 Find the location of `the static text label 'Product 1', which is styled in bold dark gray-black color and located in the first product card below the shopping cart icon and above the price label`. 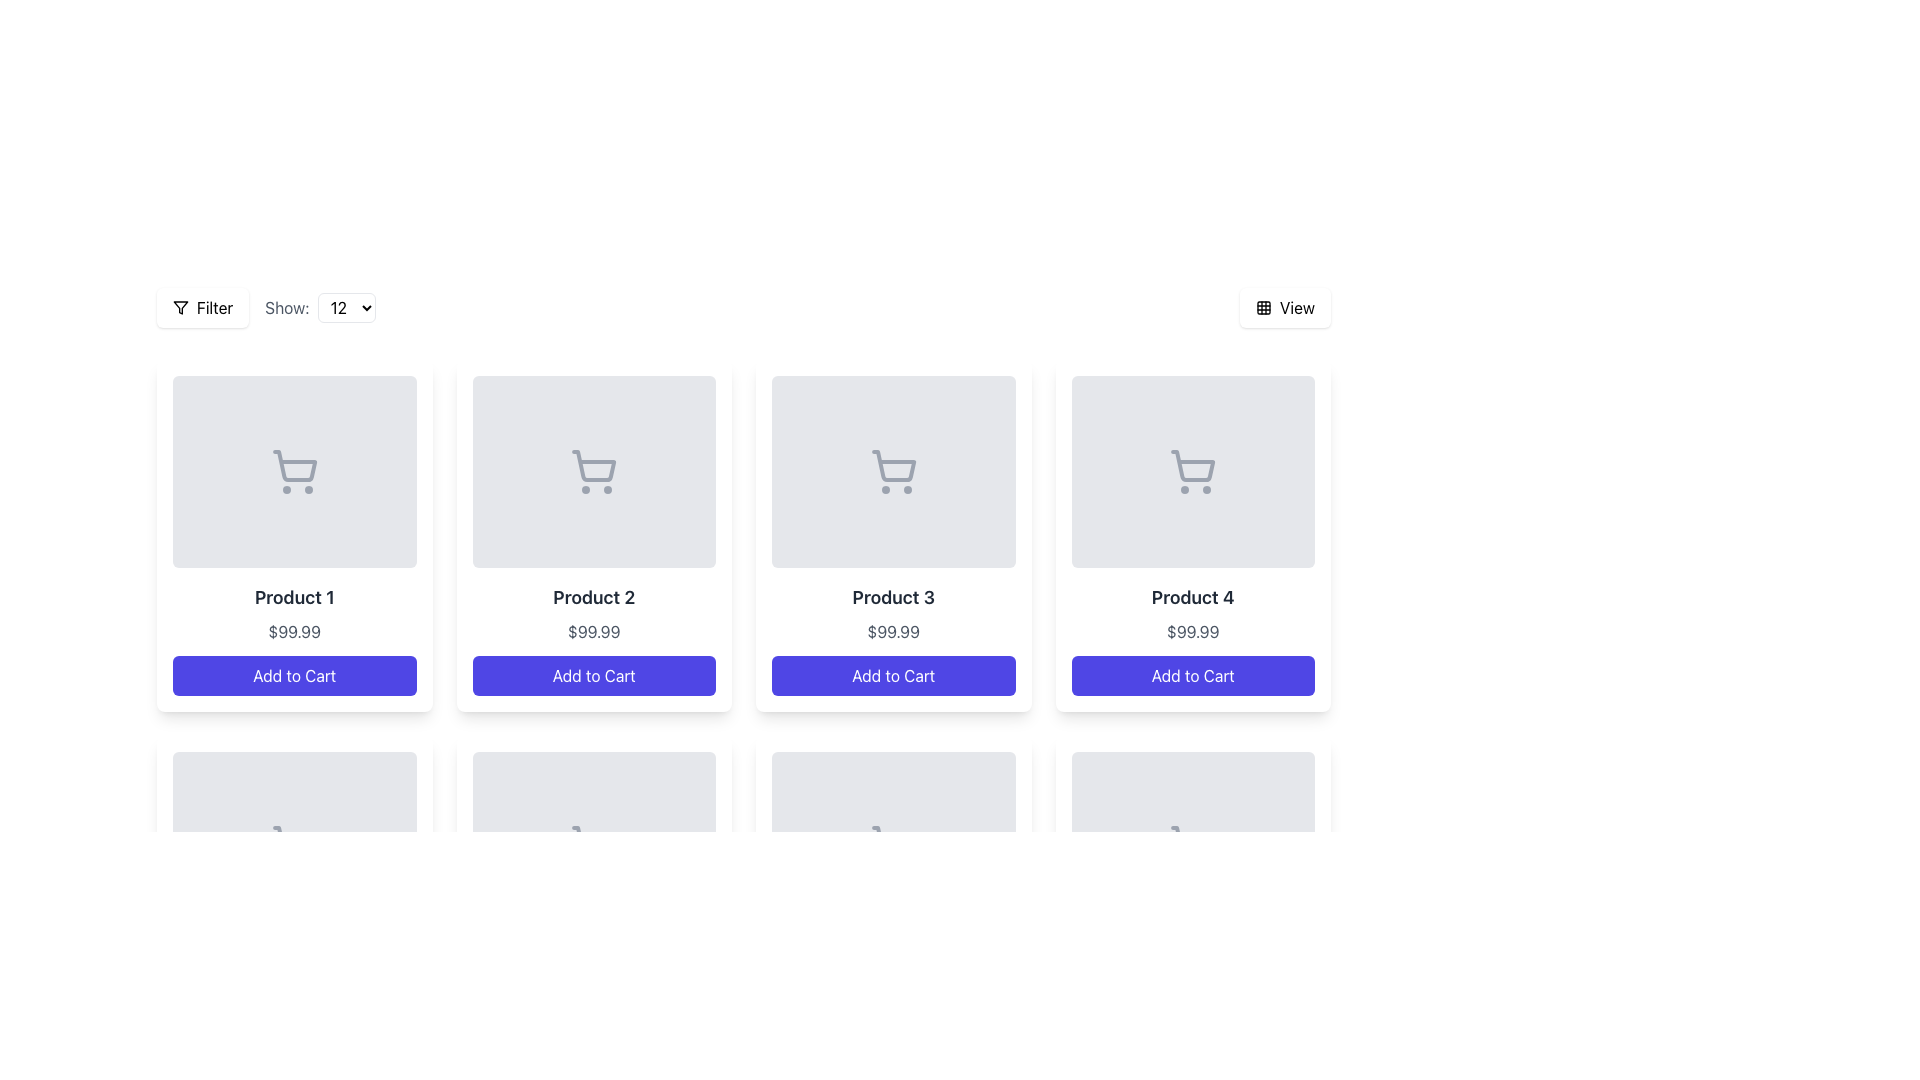

the static text label 'Product 1', which is styled in bold dark gray-black color and located in the first product card below the shopping cart icon and above the price label is located at coordinates (293, 596).